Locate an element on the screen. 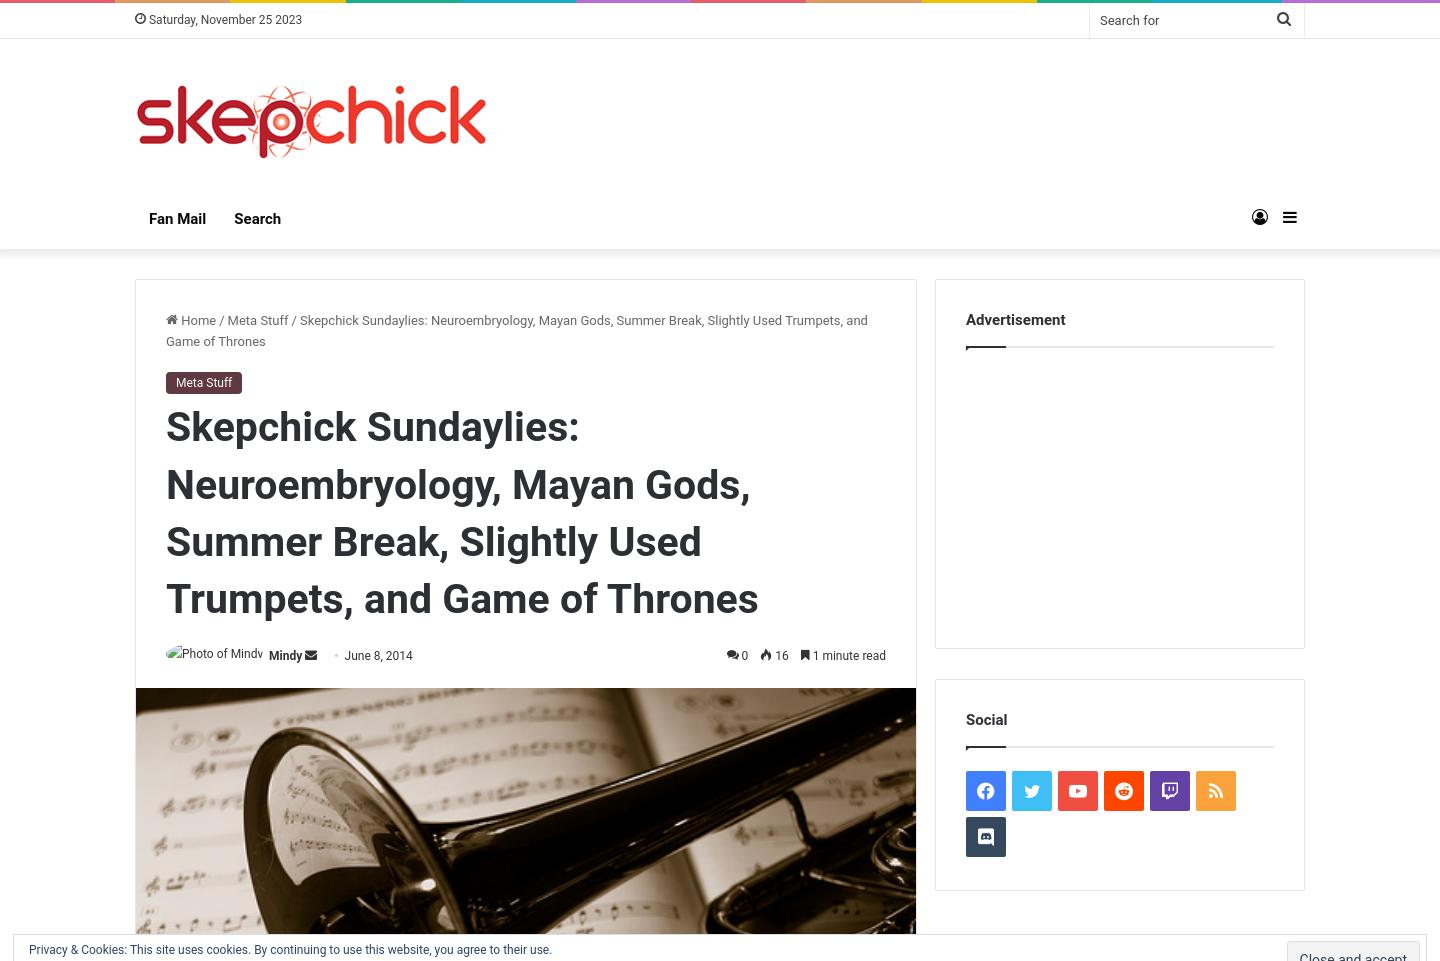 This screenshot has width=1440, height=961. 'Privacy & Cookies: This site uses cookies. By continuing to use this website, you agree to their use.' is located at coordinates (27, 950).